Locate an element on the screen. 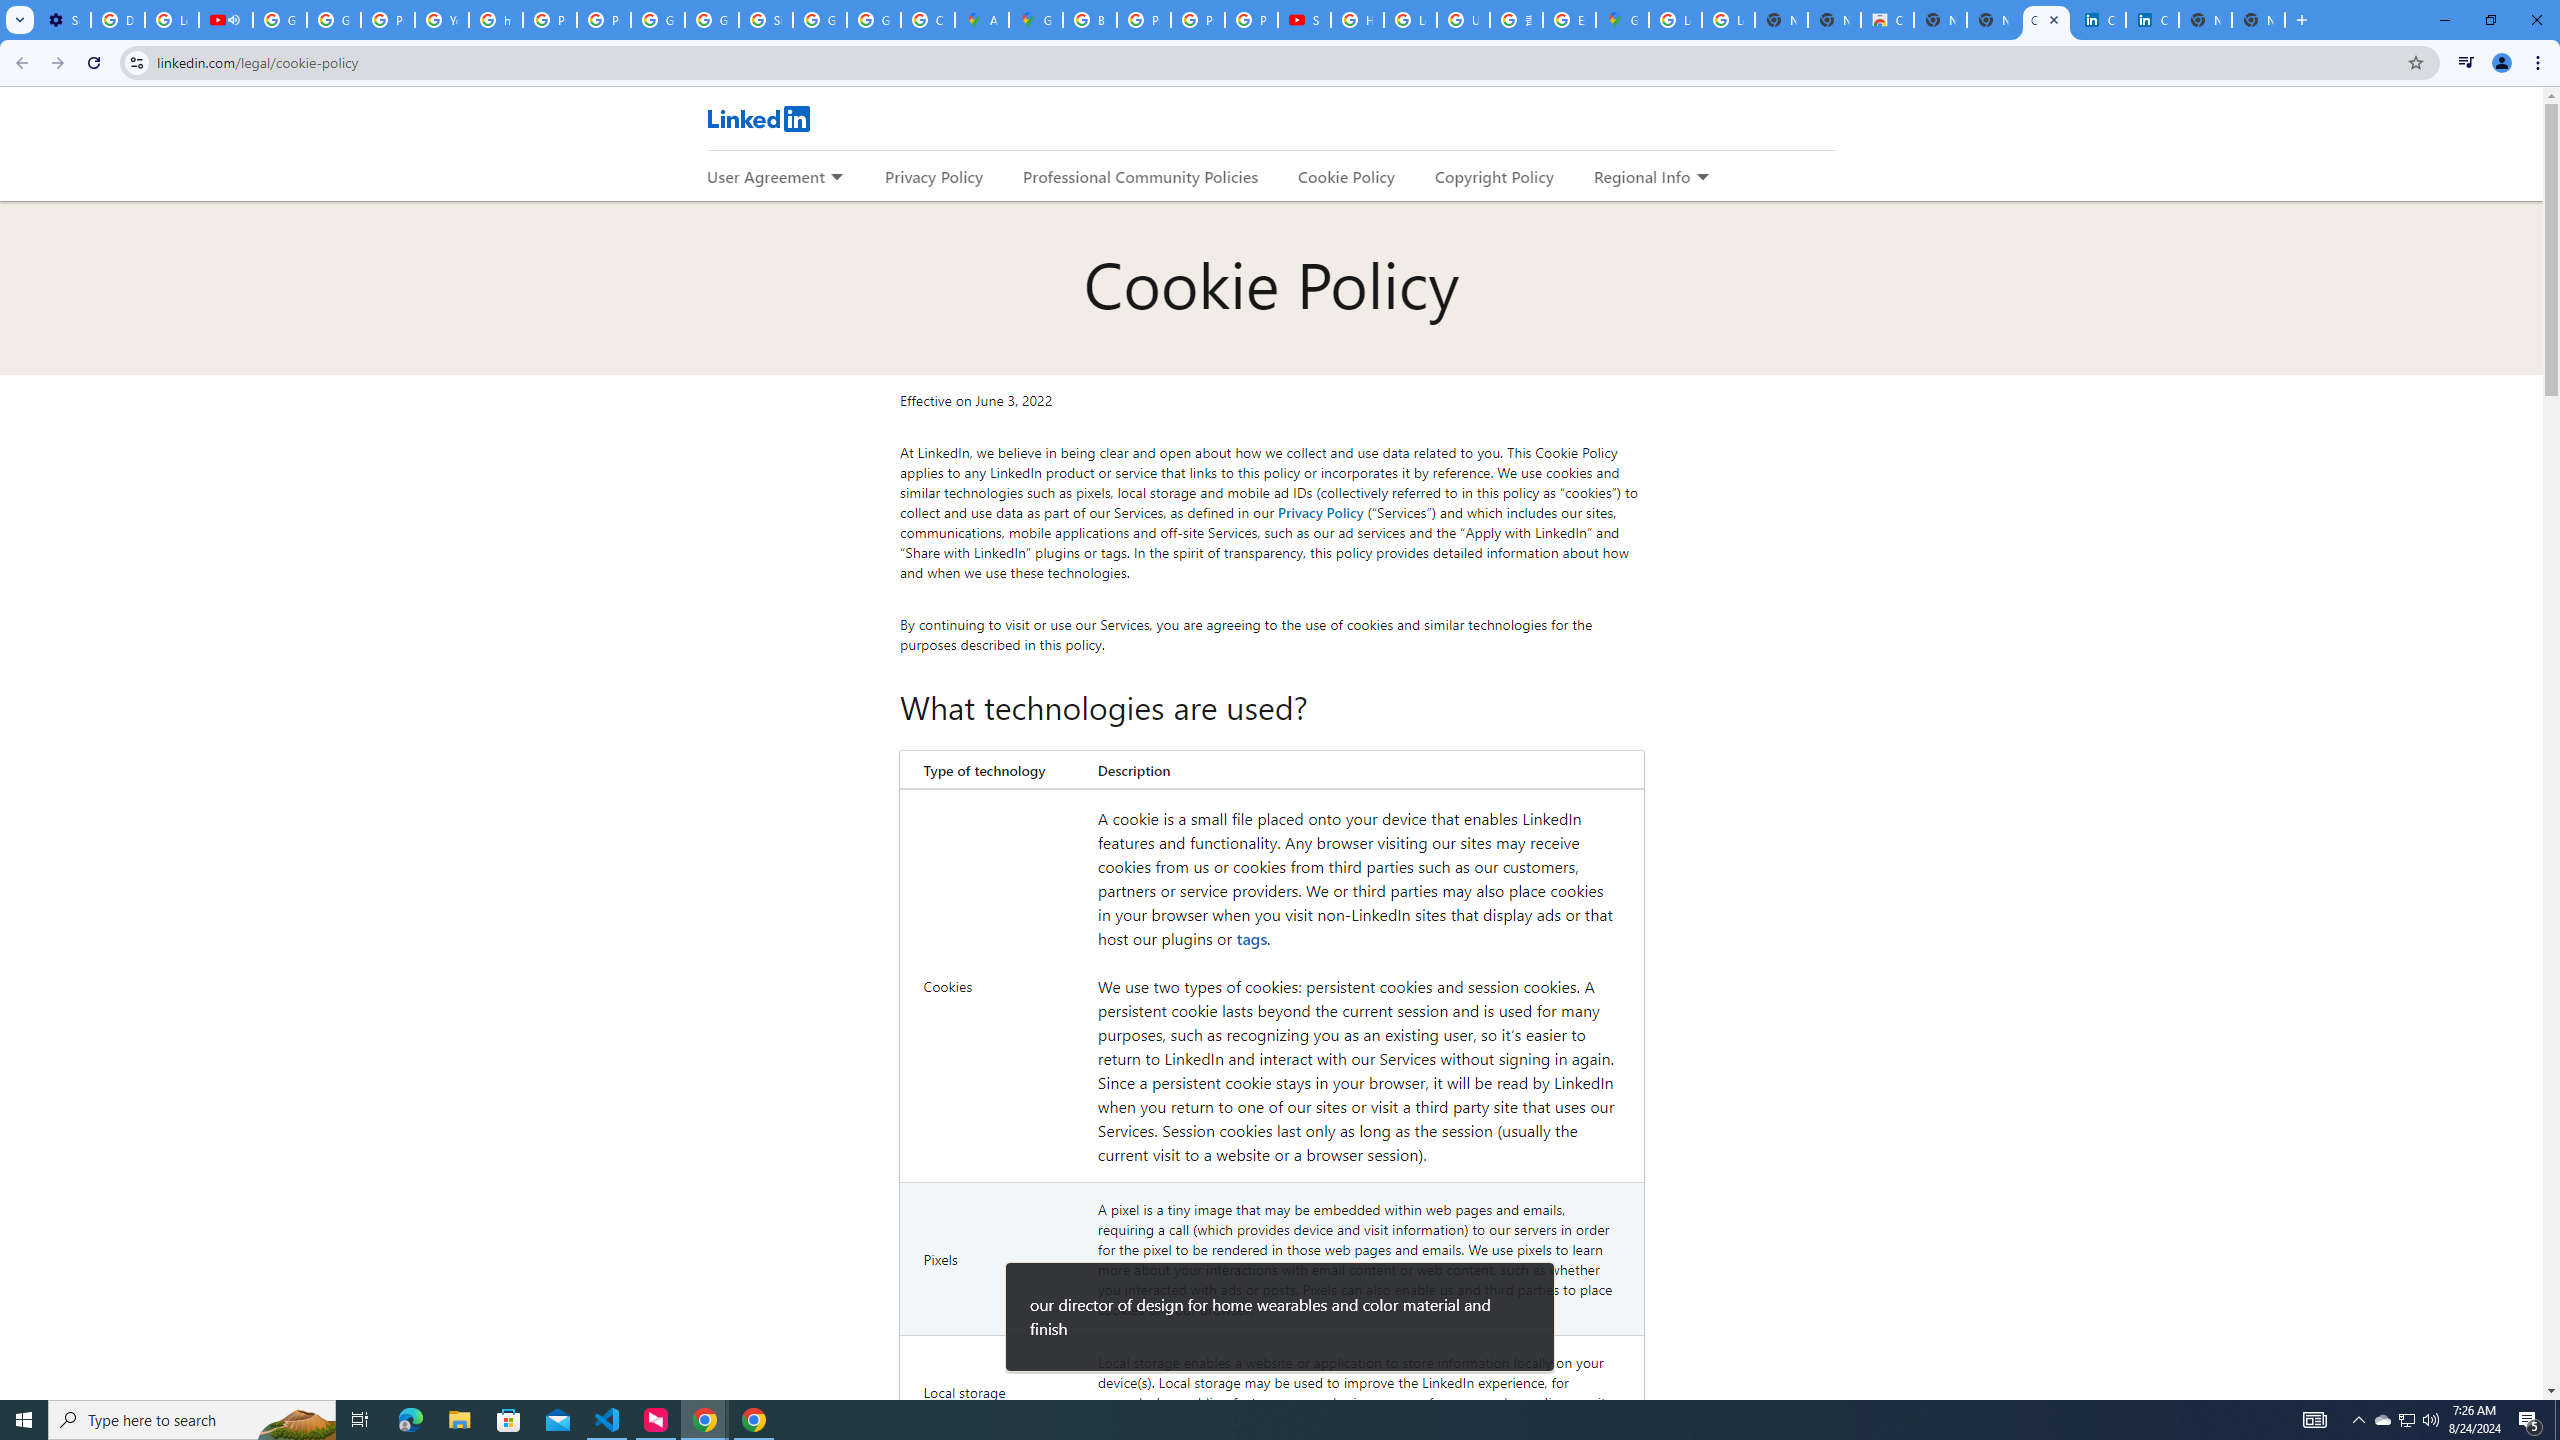  'Cookie Policy | LinkedIn' is located at coordinates (2099, 19).